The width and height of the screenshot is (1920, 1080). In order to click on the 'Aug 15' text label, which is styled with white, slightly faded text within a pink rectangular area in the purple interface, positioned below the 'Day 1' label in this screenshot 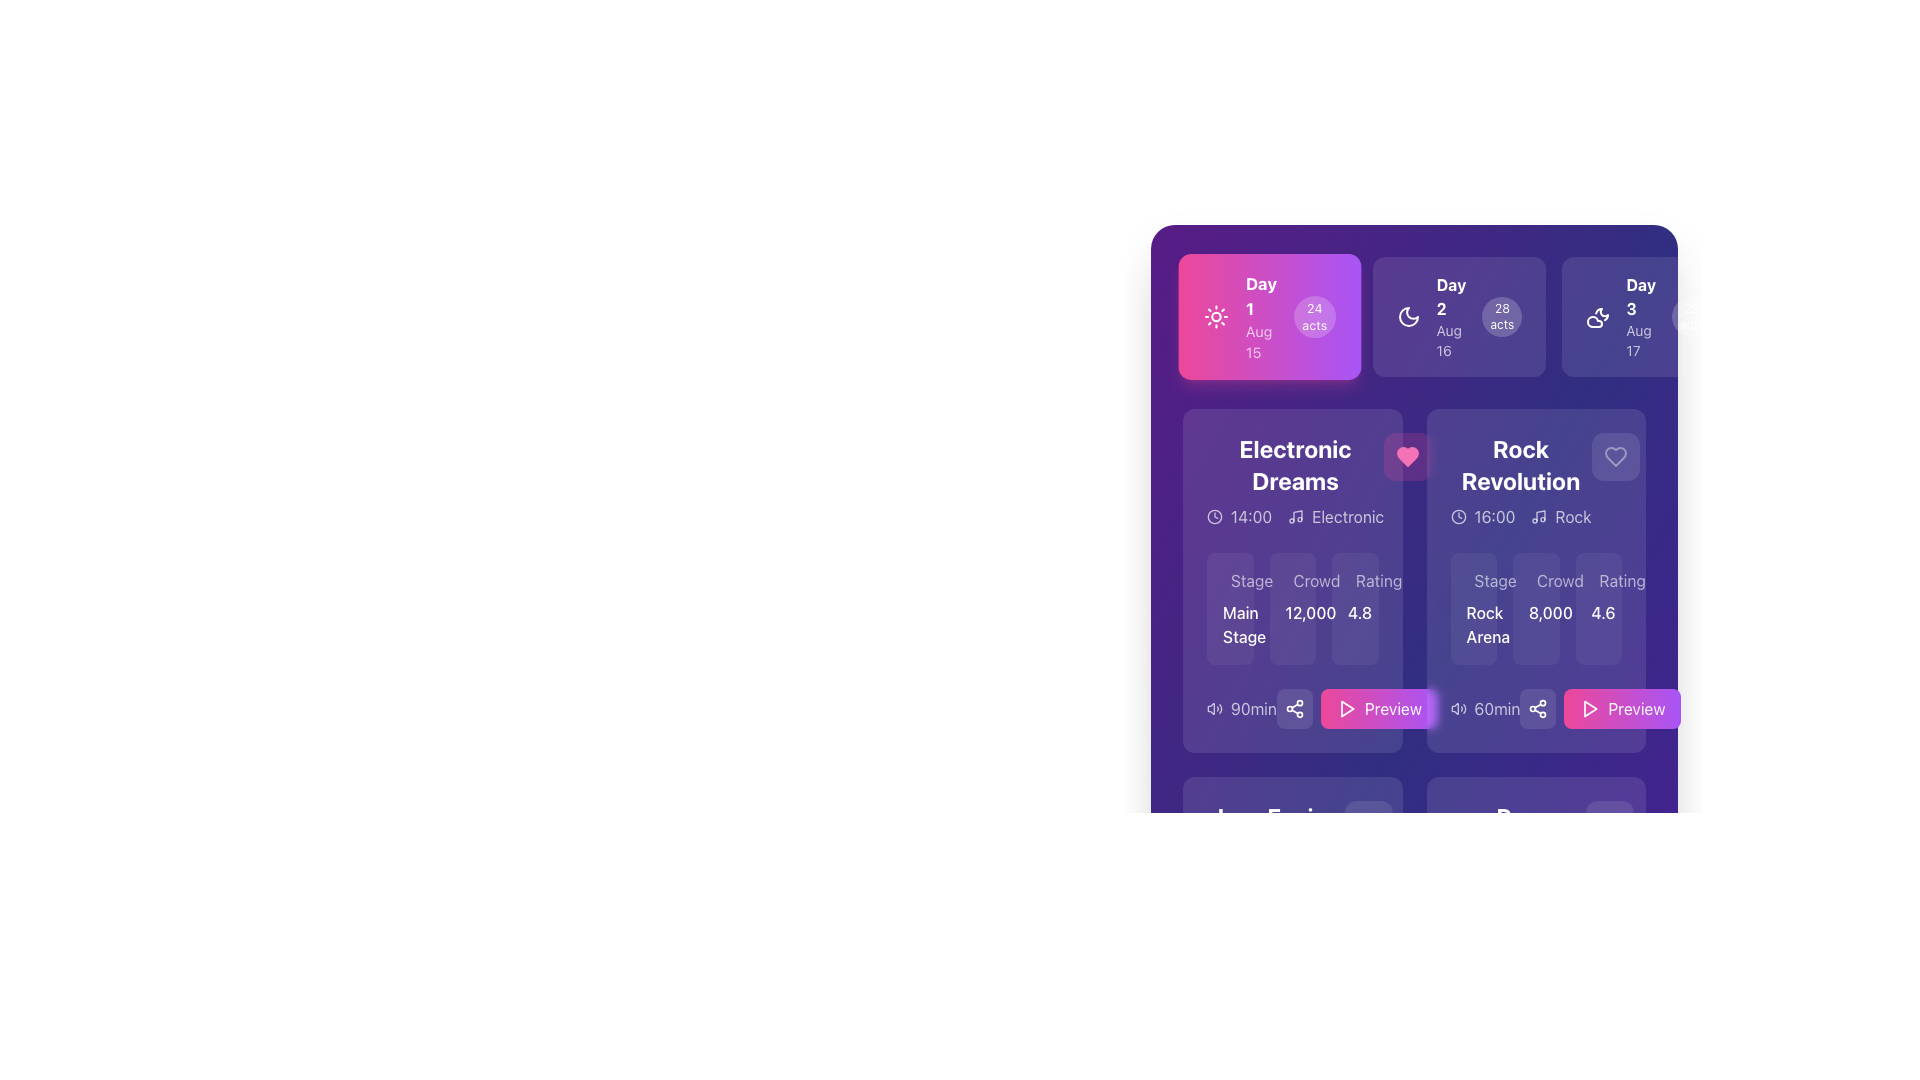, I will do `click(1260, 341)`.